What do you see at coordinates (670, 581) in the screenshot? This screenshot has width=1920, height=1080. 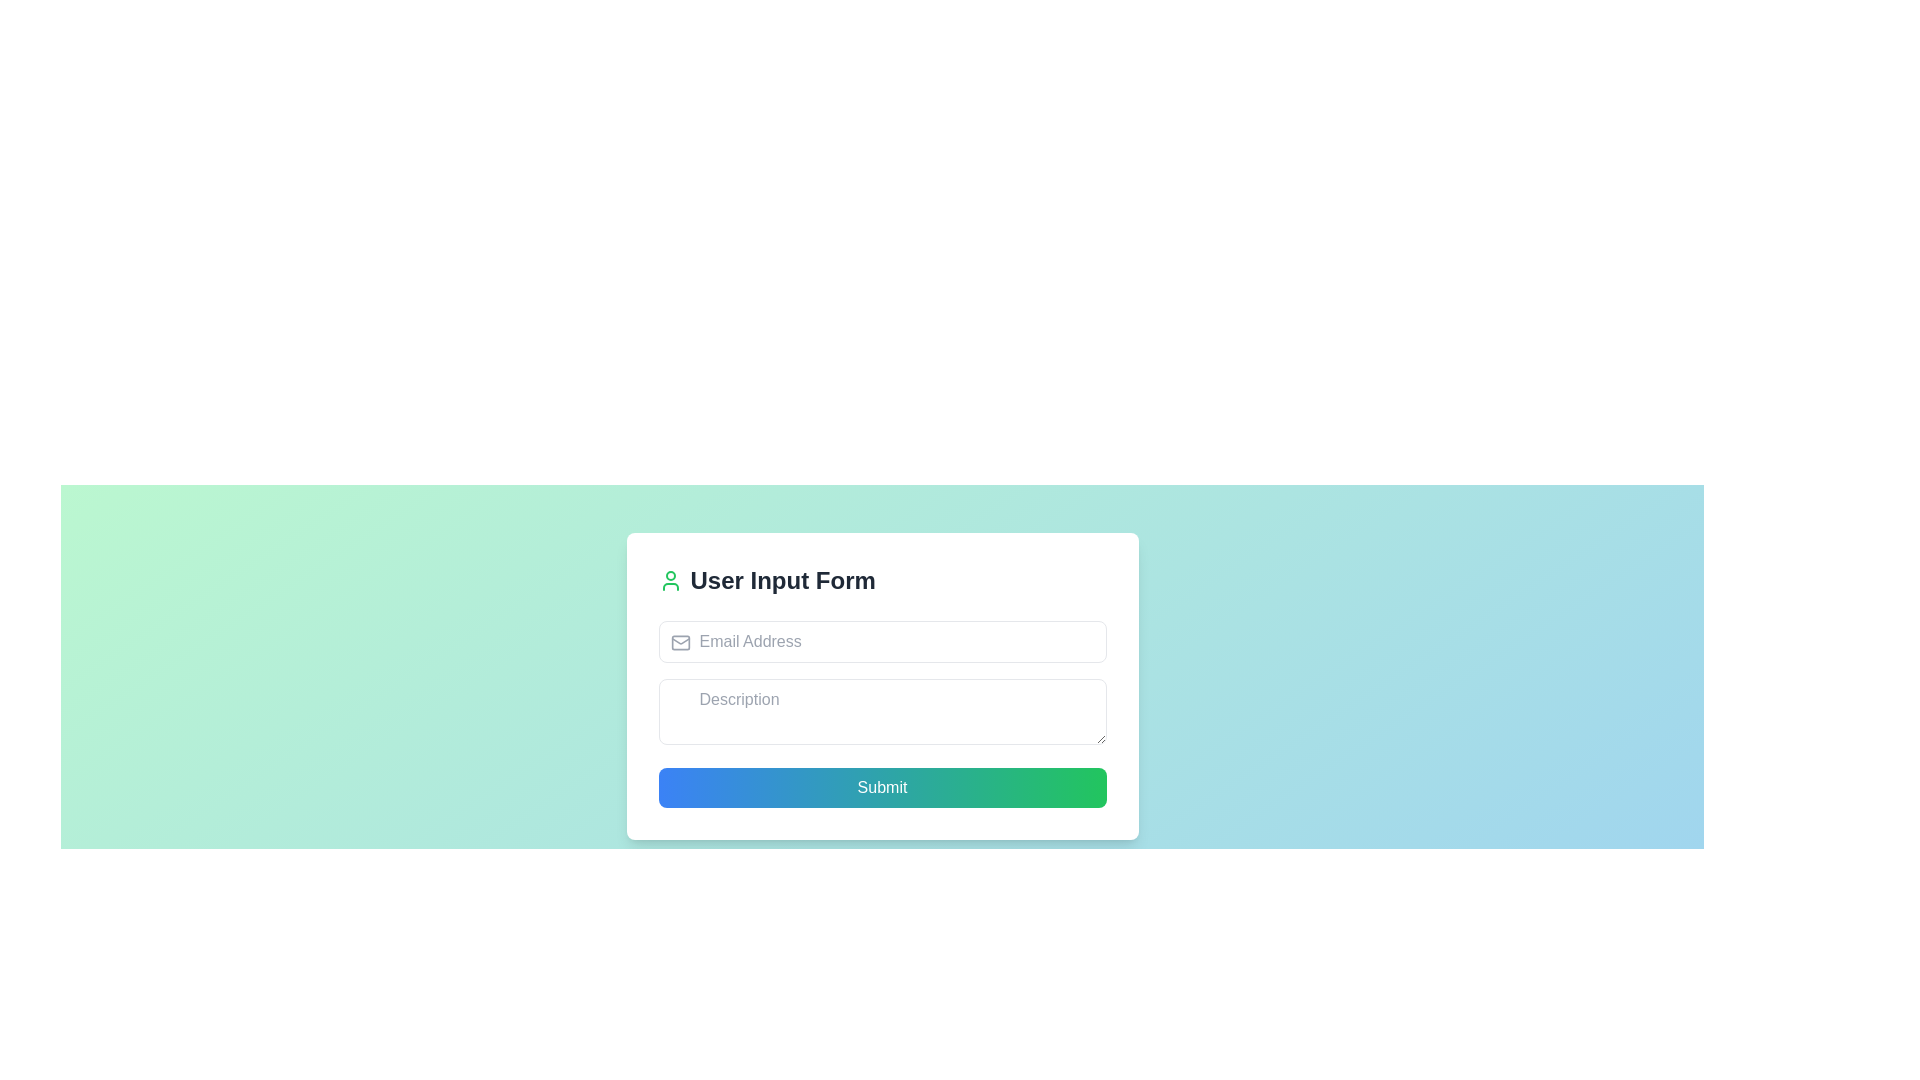 I see `the user input icon as a visual cue` at bounding box center [670, 581].